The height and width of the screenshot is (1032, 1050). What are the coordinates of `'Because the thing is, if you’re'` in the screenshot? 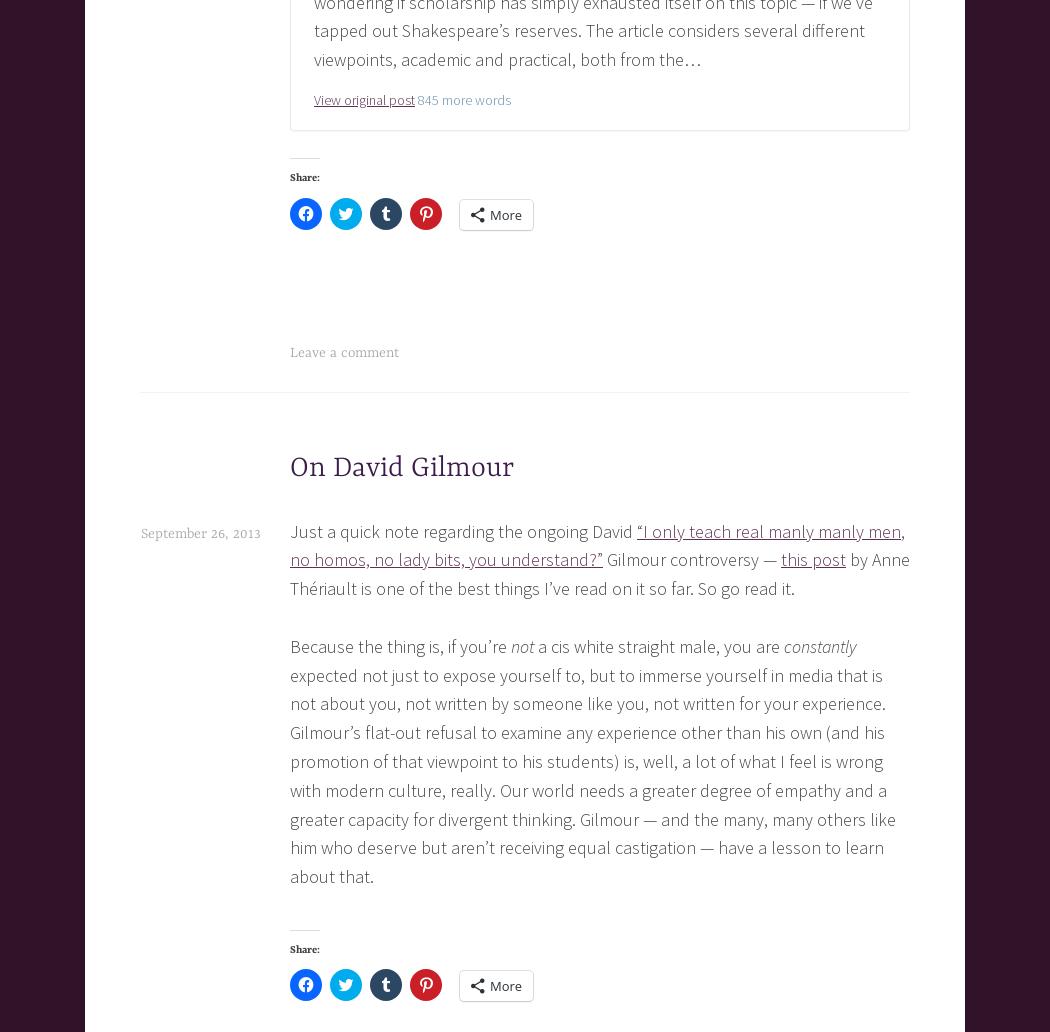 It's located at (400, 645).